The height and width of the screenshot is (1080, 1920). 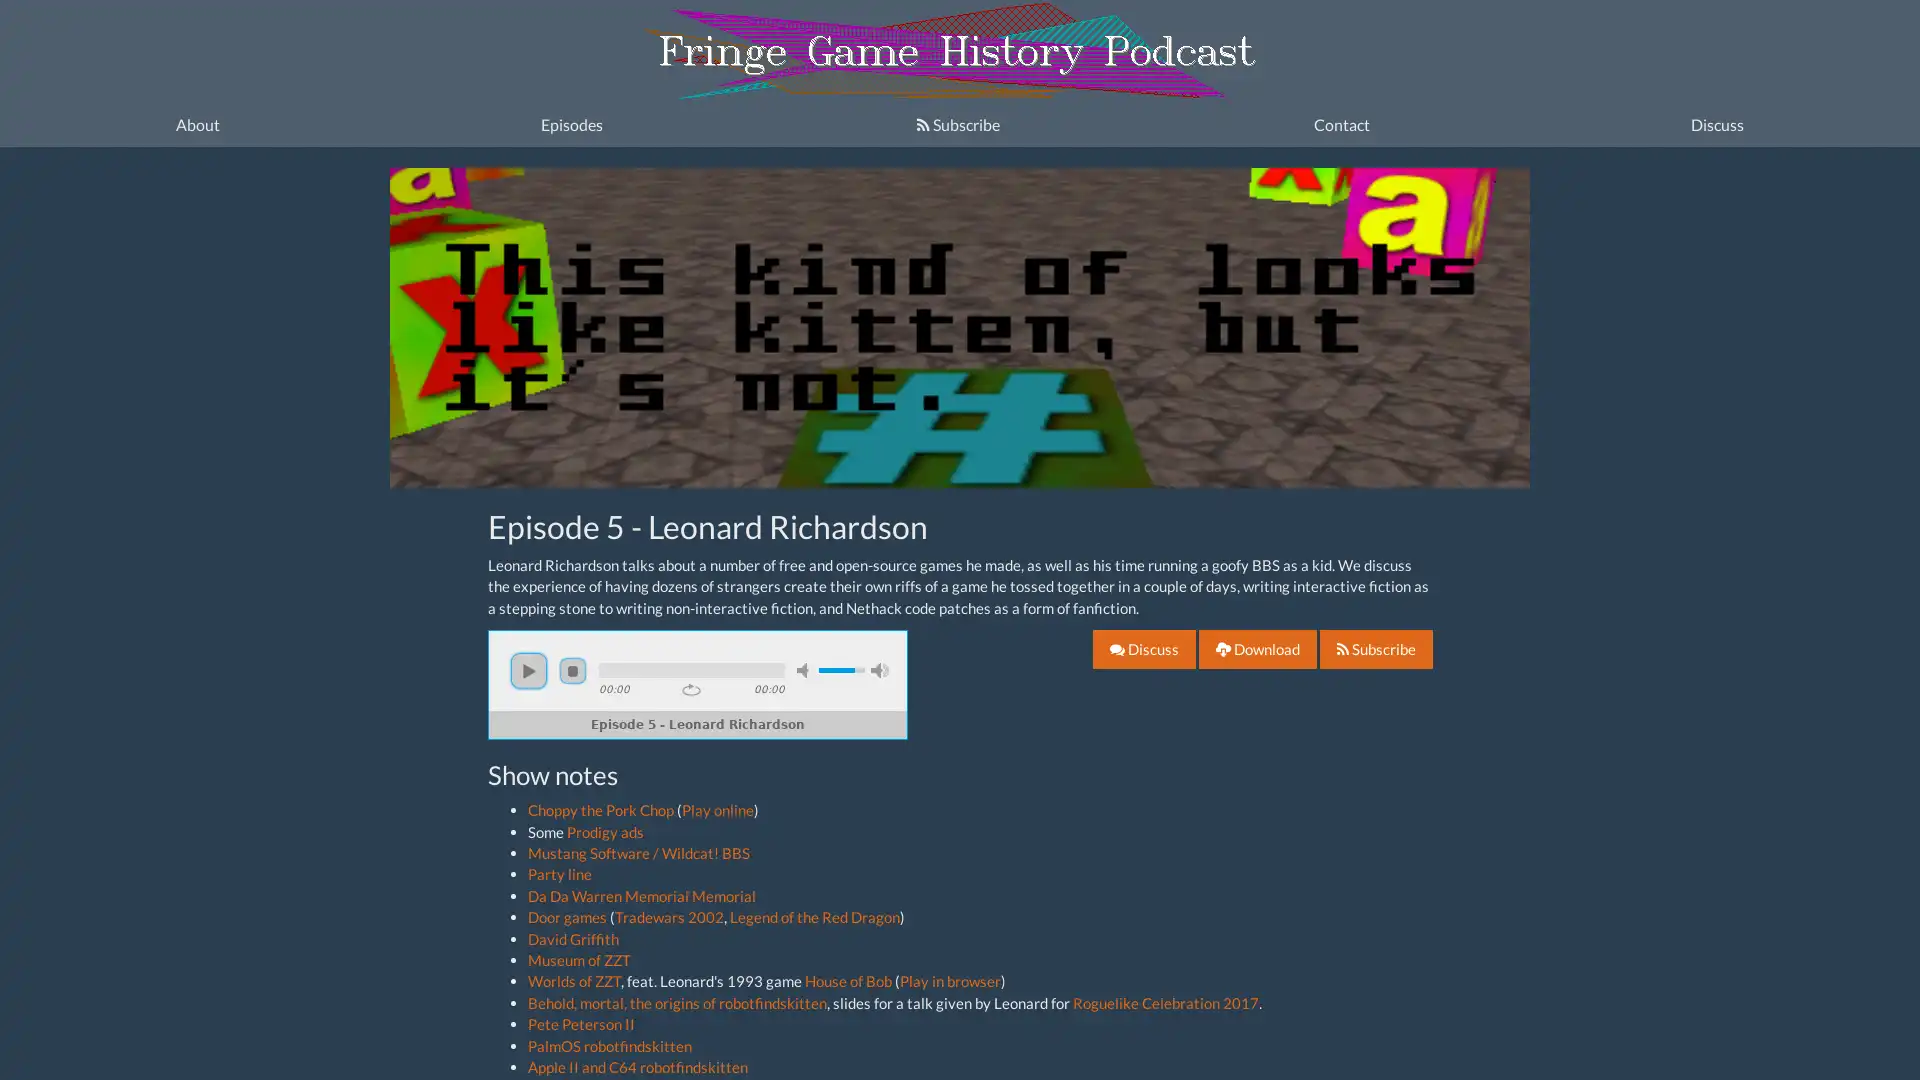 What do you see at coordinates (691, 688) in the screenshot?
I see `repeat` at bounding box center [691, 688].